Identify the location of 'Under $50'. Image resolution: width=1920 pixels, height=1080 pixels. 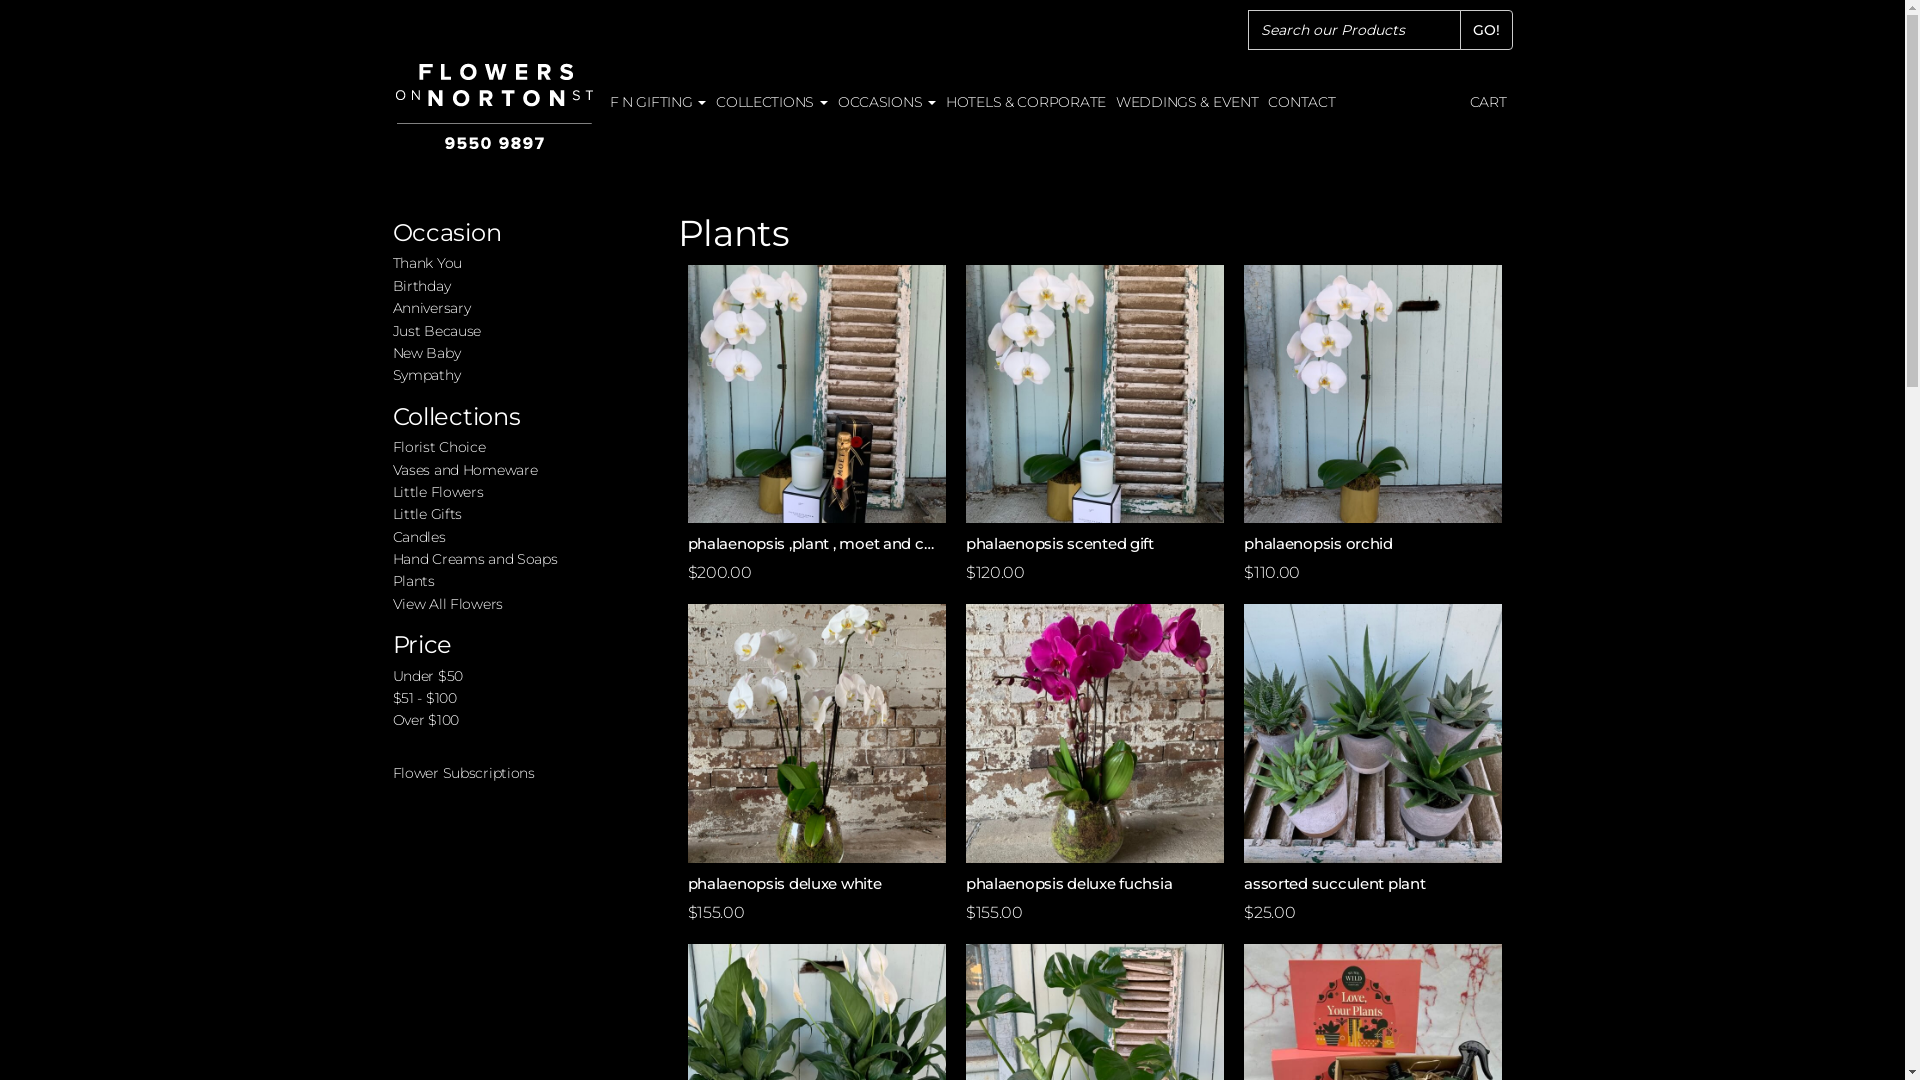
(426, 675).